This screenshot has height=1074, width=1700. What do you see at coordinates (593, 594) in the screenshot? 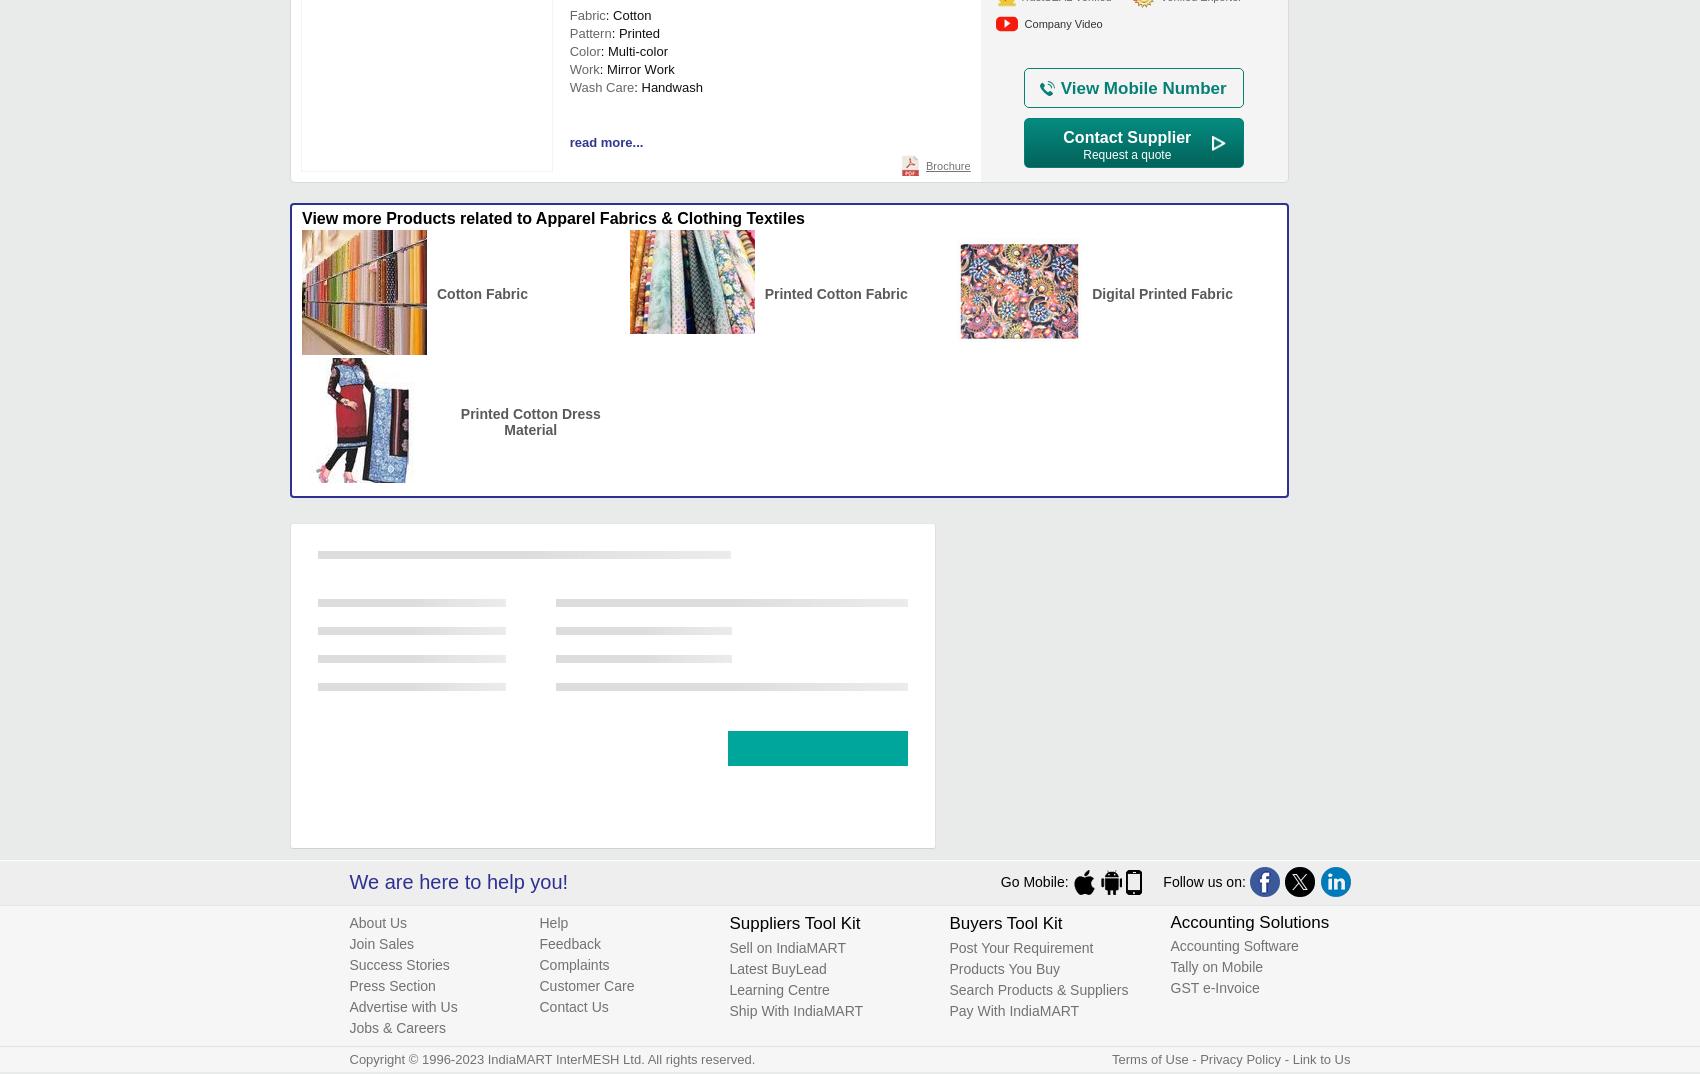
I see `'₹ 705/'` at bounding box center [593, 594].